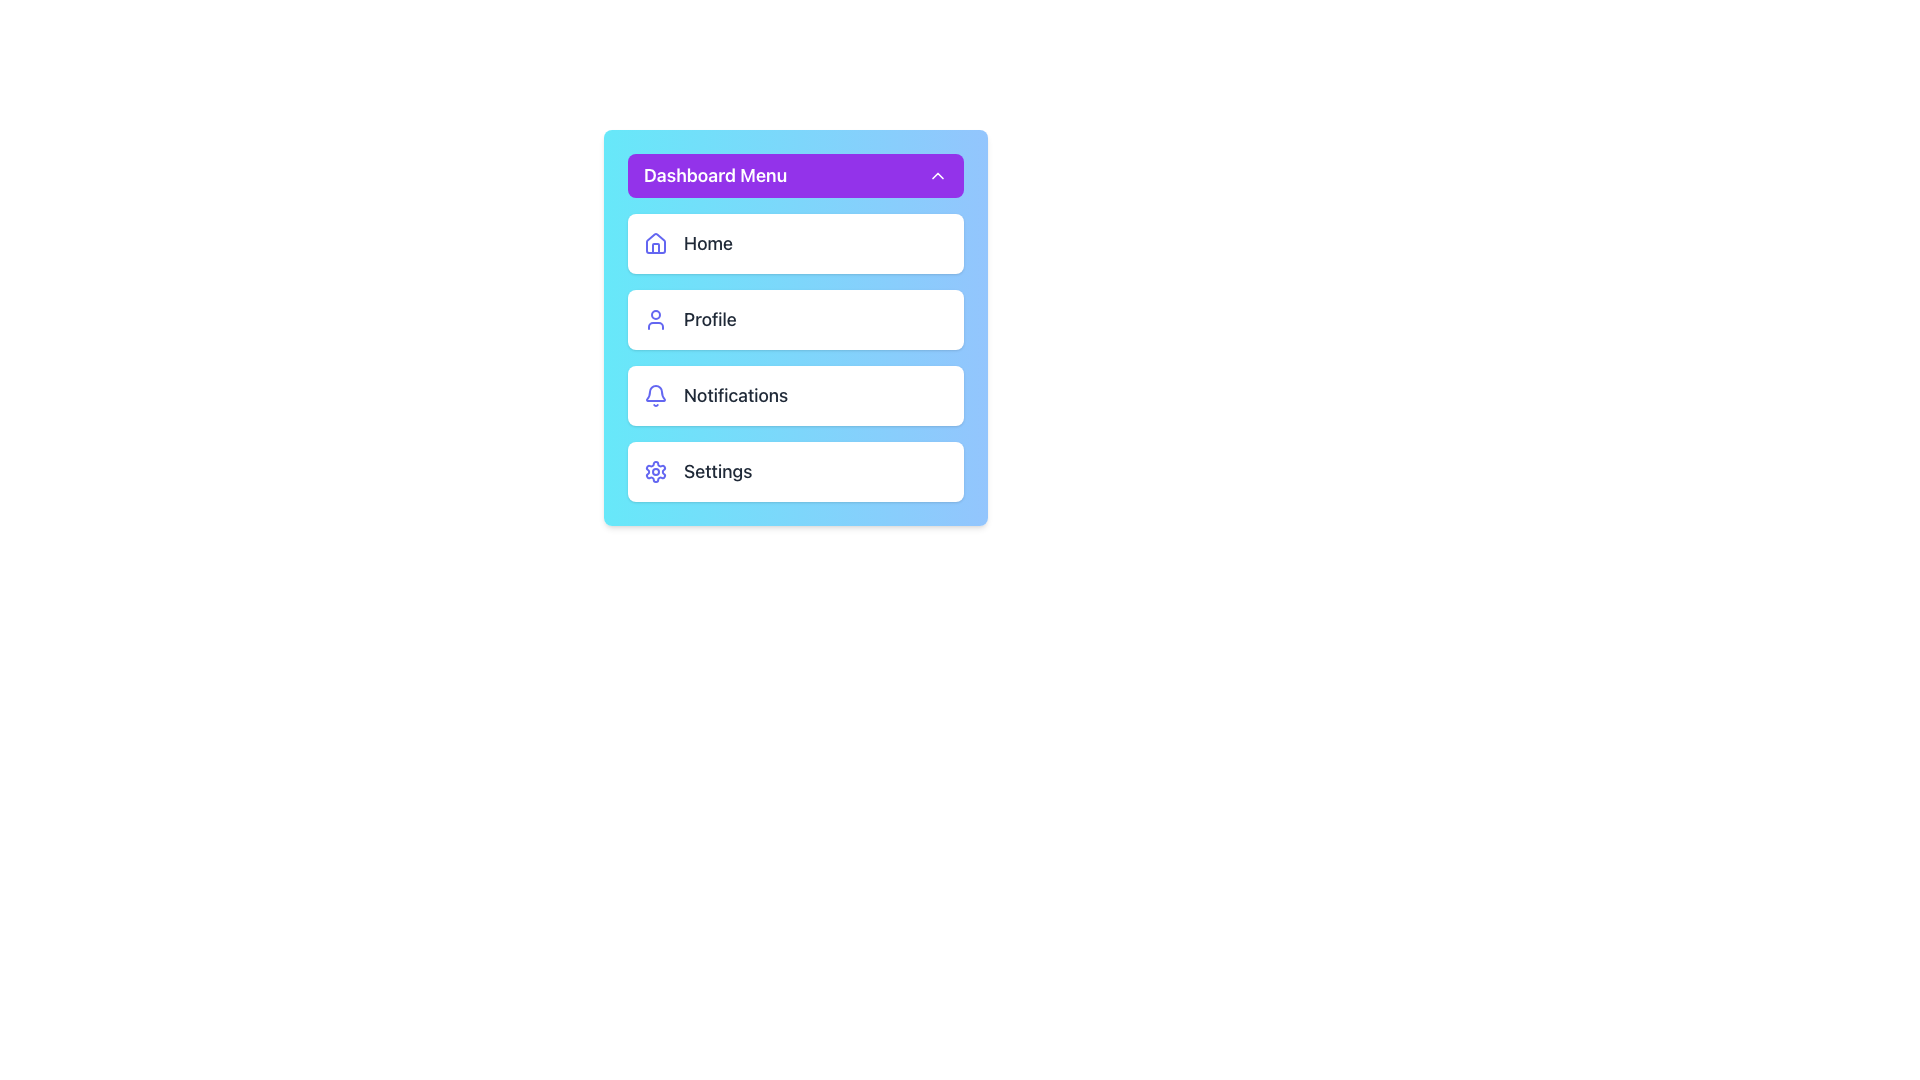 The image size is (1920, 1080). What do you see at coordinates (735, 396) in the screenshot?
I see `the 'Notifications' menu option` at bounding box center [735, 396].